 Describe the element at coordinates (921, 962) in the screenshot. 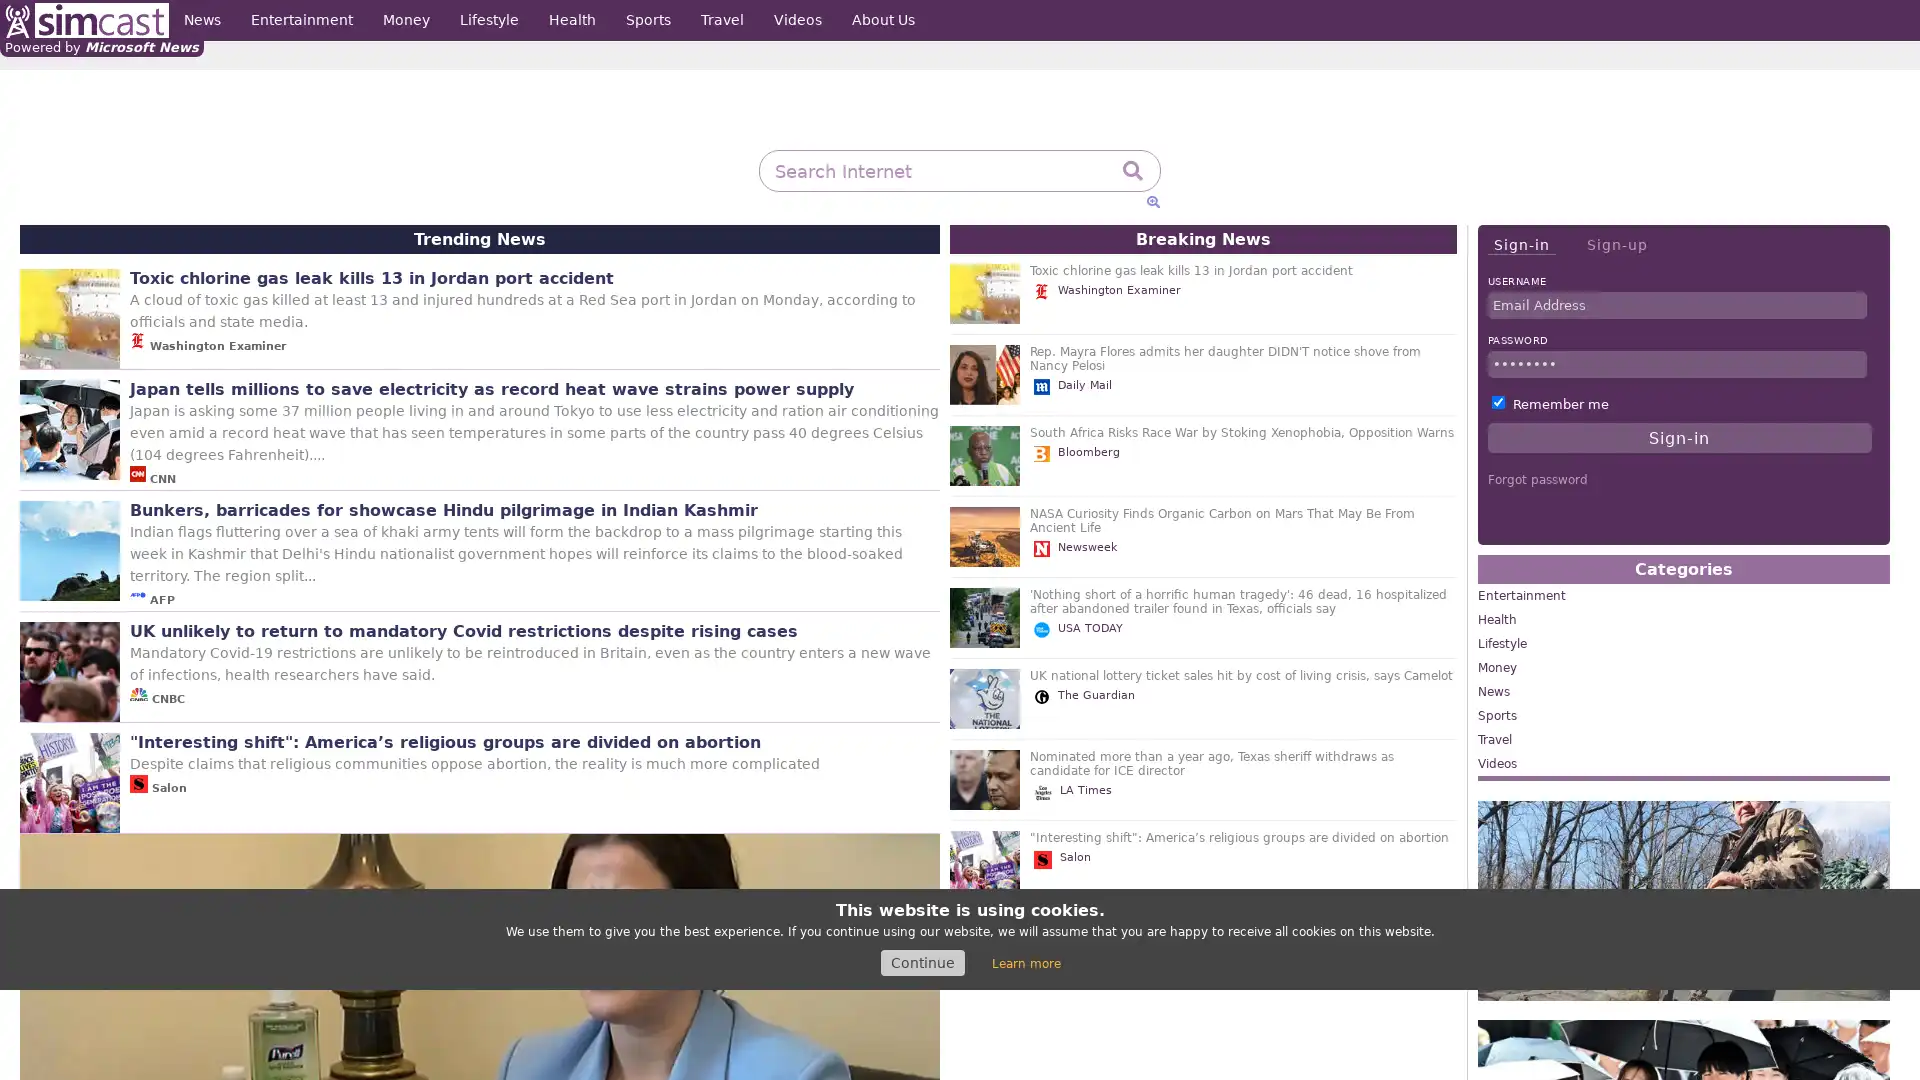

I see `Continue` at that location.